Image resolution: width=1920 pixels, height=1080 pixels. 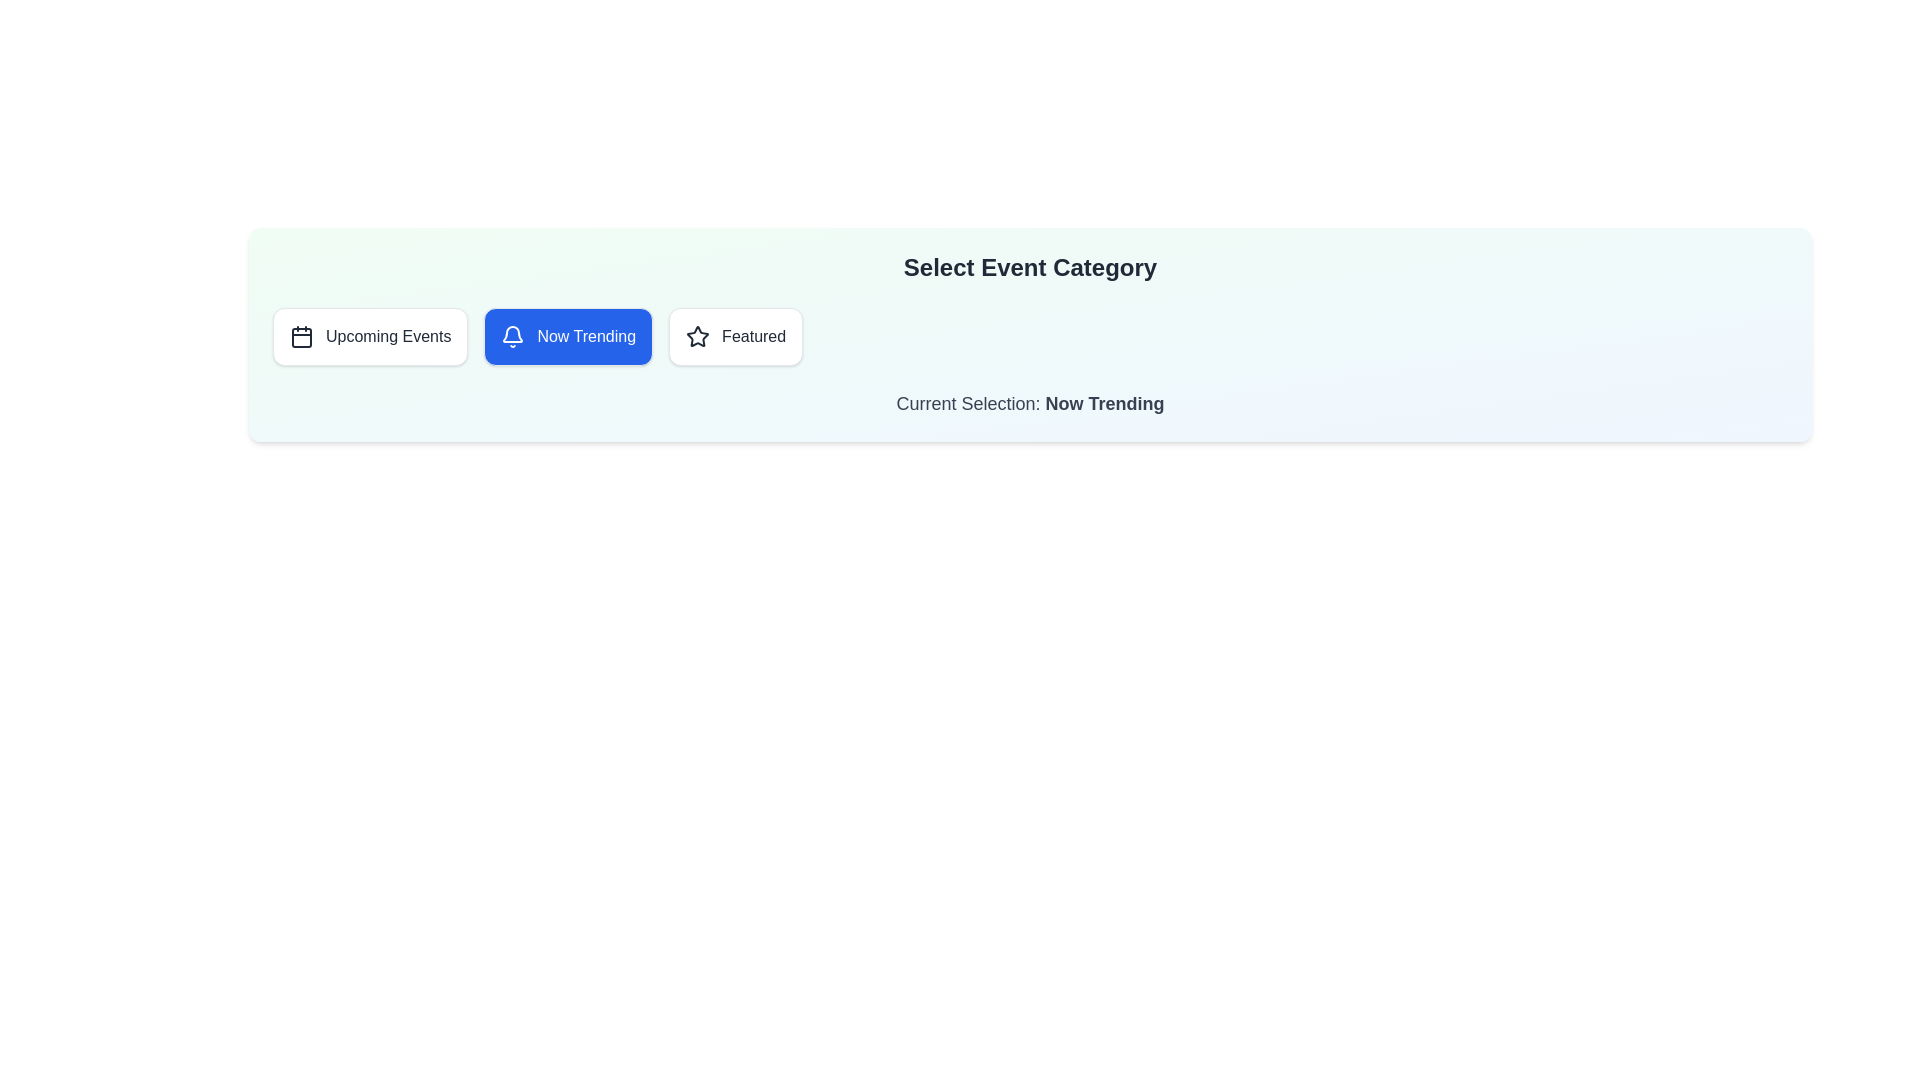 I want to click on the 'Now Trending' text label inside the button, which is styled with bold white text on a blue background and is the center element in a group of three buttons, so click(x=585, y=335).